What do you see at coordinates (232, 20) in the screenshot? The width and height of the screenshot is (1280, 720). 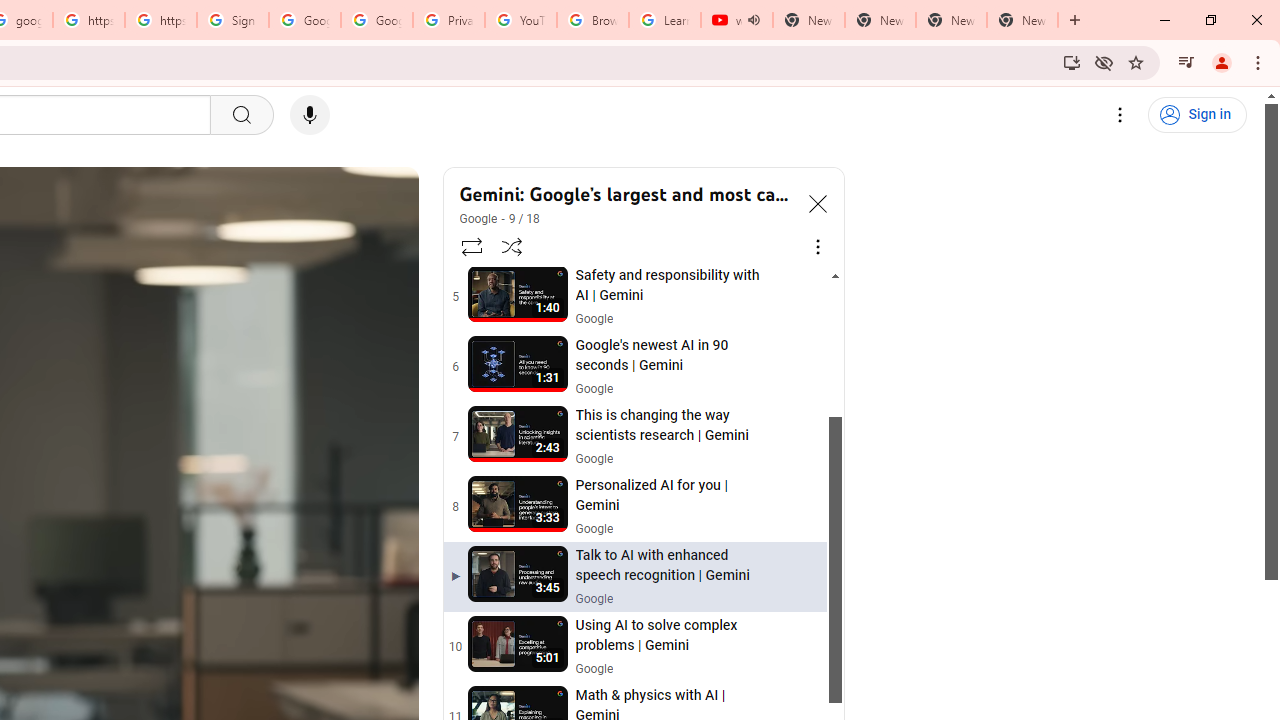 I see `'Sign in - Google Accounts'` at bounding box center [232, 20].